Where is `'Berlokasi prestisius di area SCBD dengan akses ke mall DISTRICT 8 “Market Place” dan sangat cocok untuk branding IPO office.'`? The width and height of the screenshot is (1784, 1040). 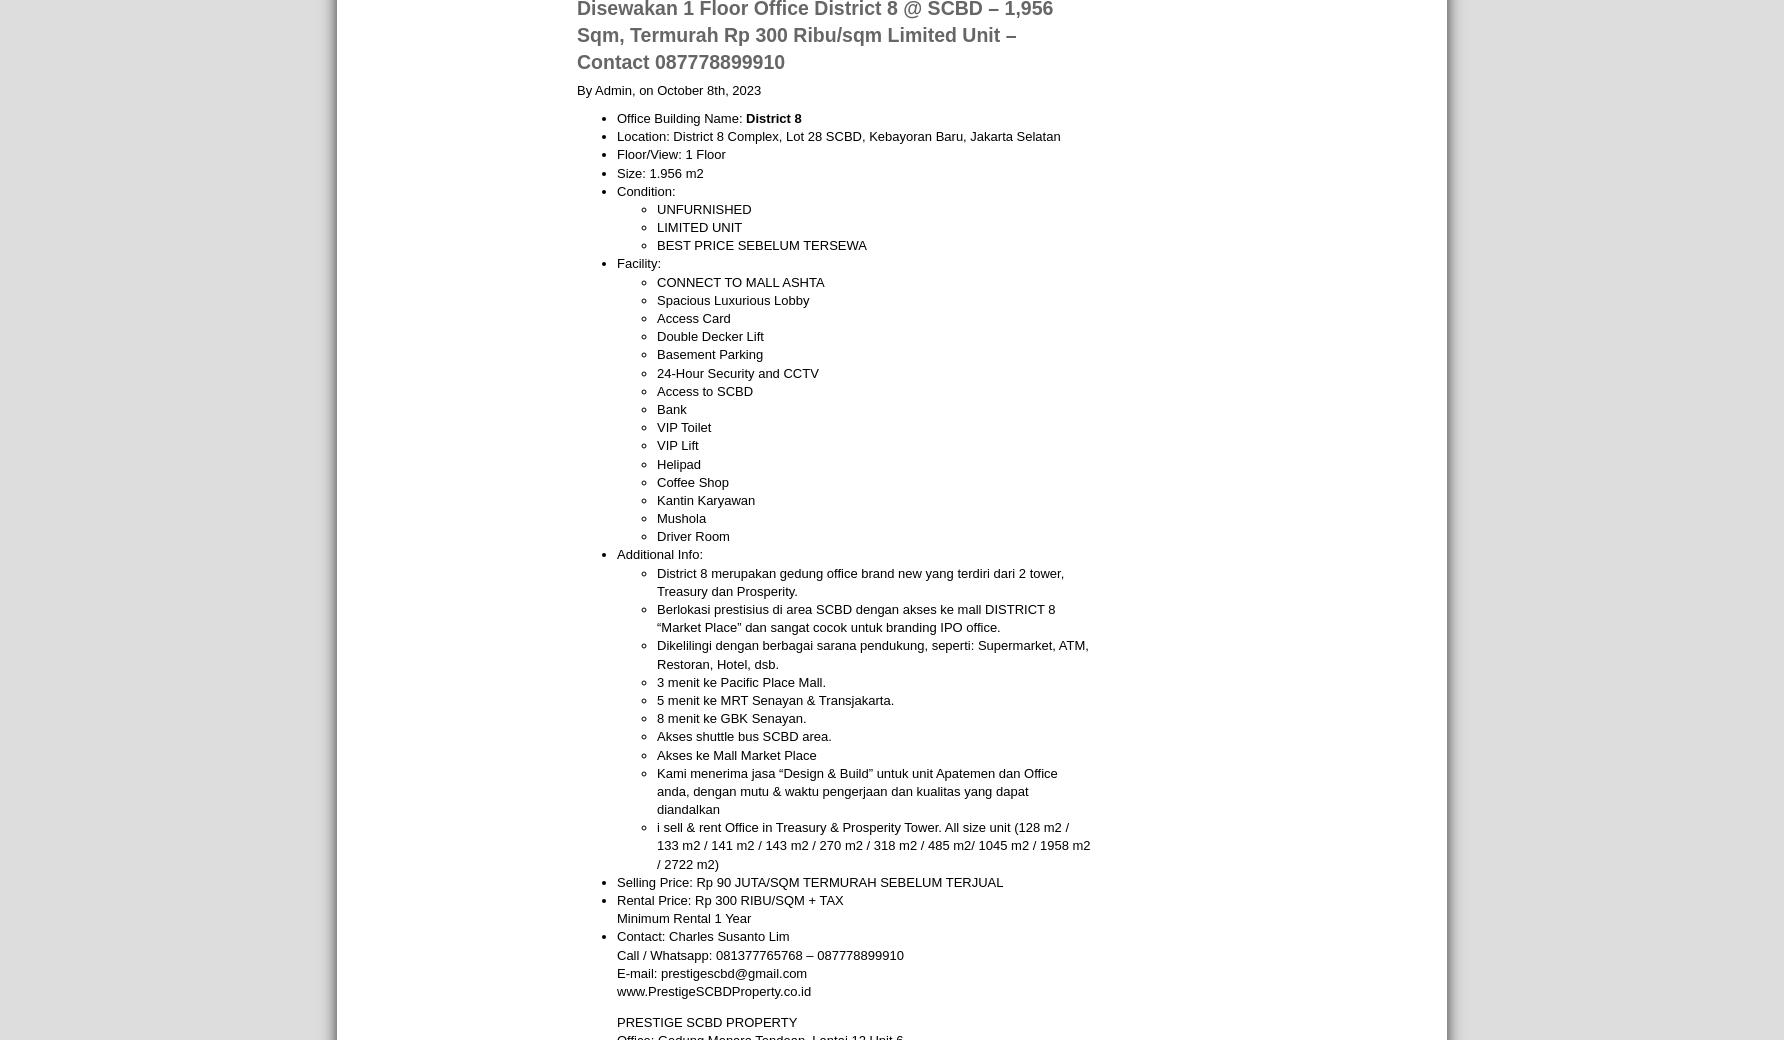
'Berlokasi prestisius di area SCBD dengan akses ke mall DISTRICT 8 “Market Place” dan sangat cocok untuk branding IPO office.' is located at coordinates (854, 617).